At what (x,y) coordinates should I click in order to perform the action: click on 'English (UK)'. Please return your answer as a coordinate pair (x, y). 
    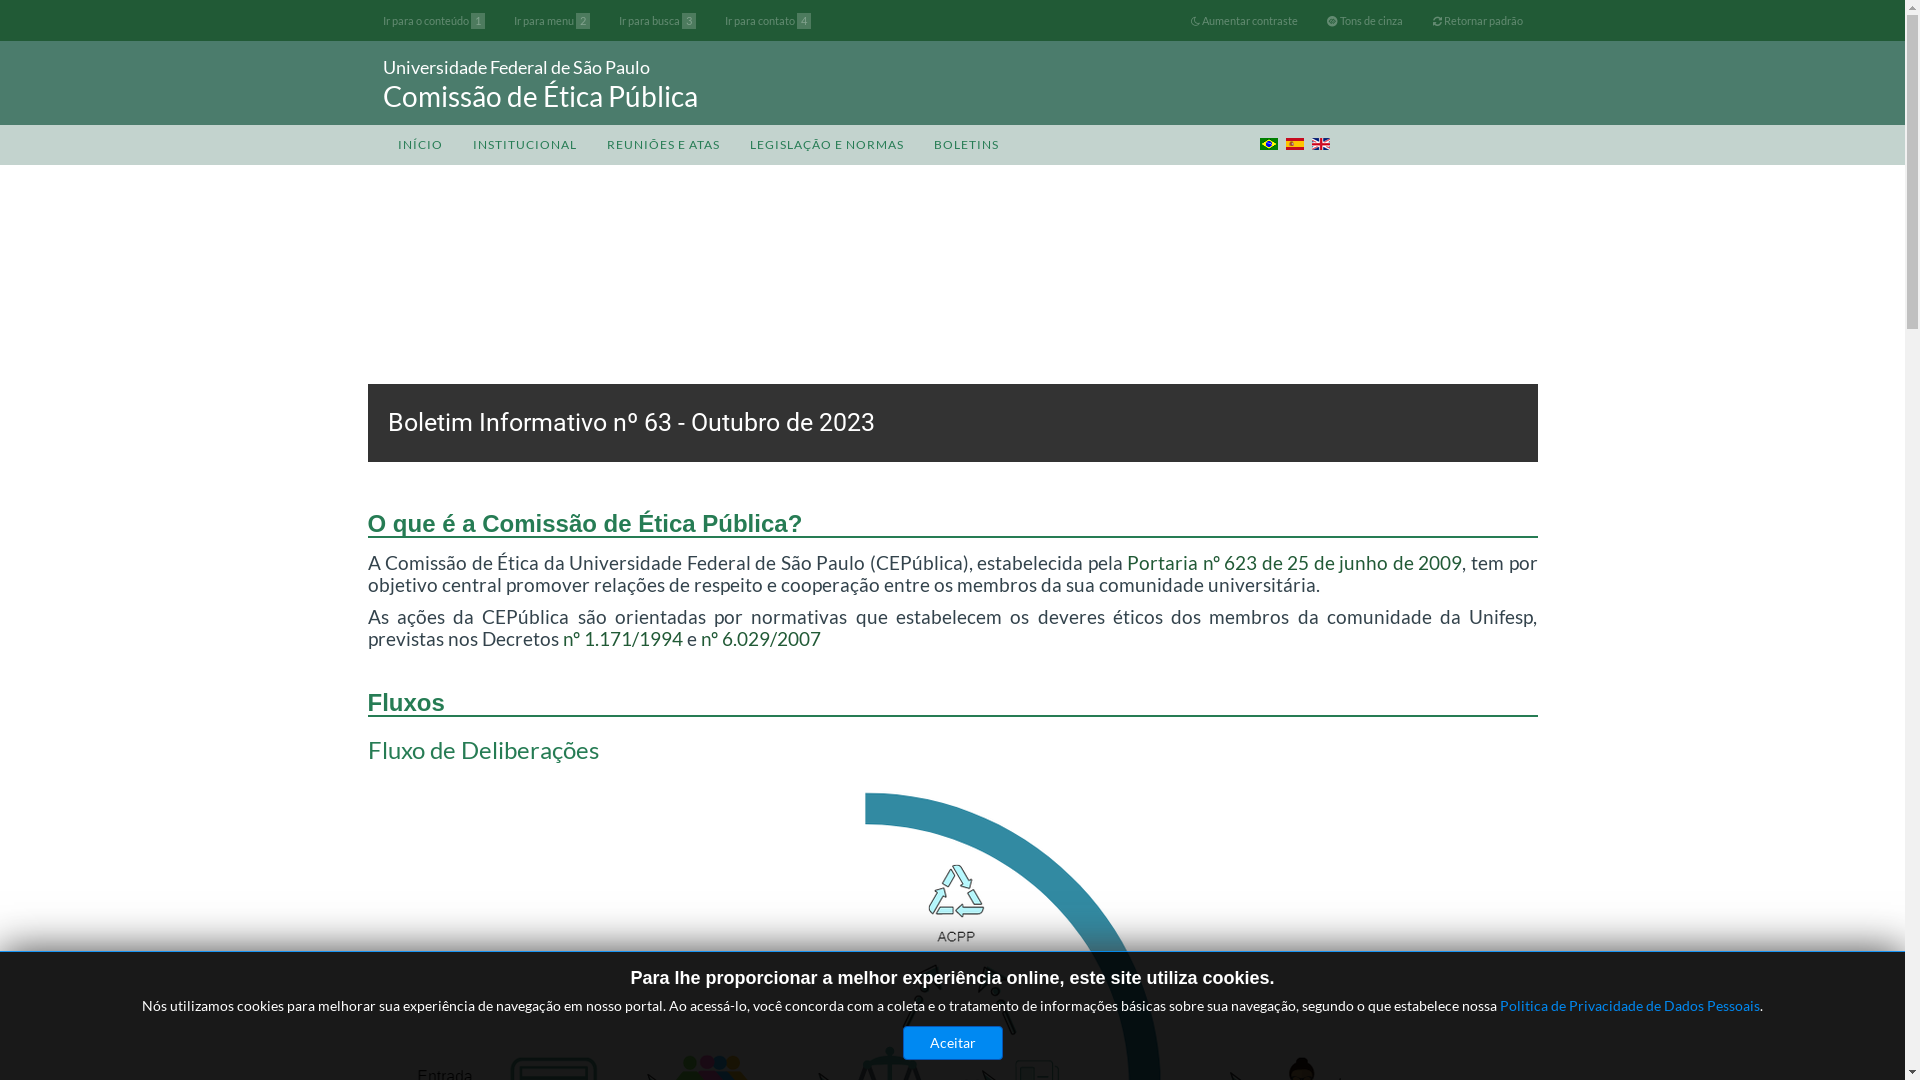
    Looking at the image, I should click on (1320, 142).